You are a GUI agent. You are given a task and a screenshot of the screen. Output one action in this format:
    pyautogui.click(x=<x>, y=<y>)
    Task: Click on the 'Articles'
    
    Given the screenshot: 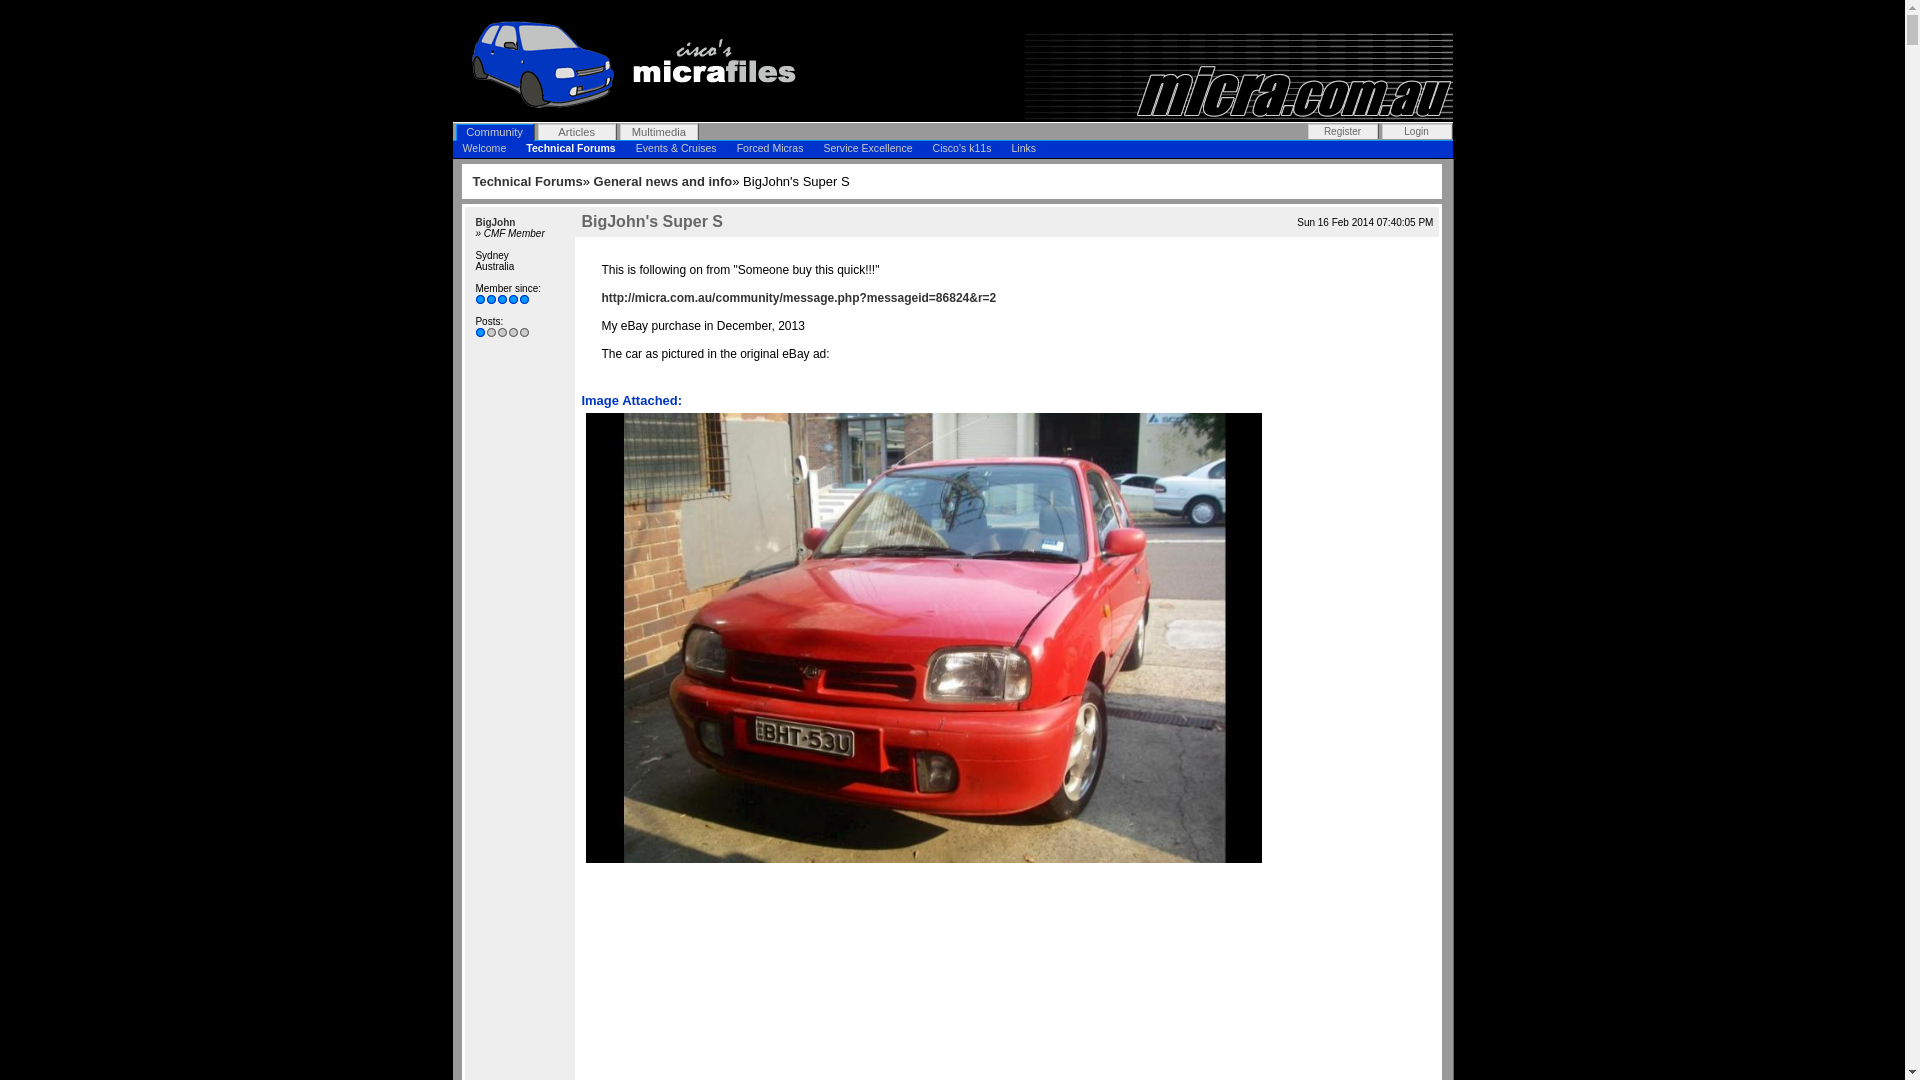 What is the action you would take?
    pyautogui.click(x=575, y=131)
    